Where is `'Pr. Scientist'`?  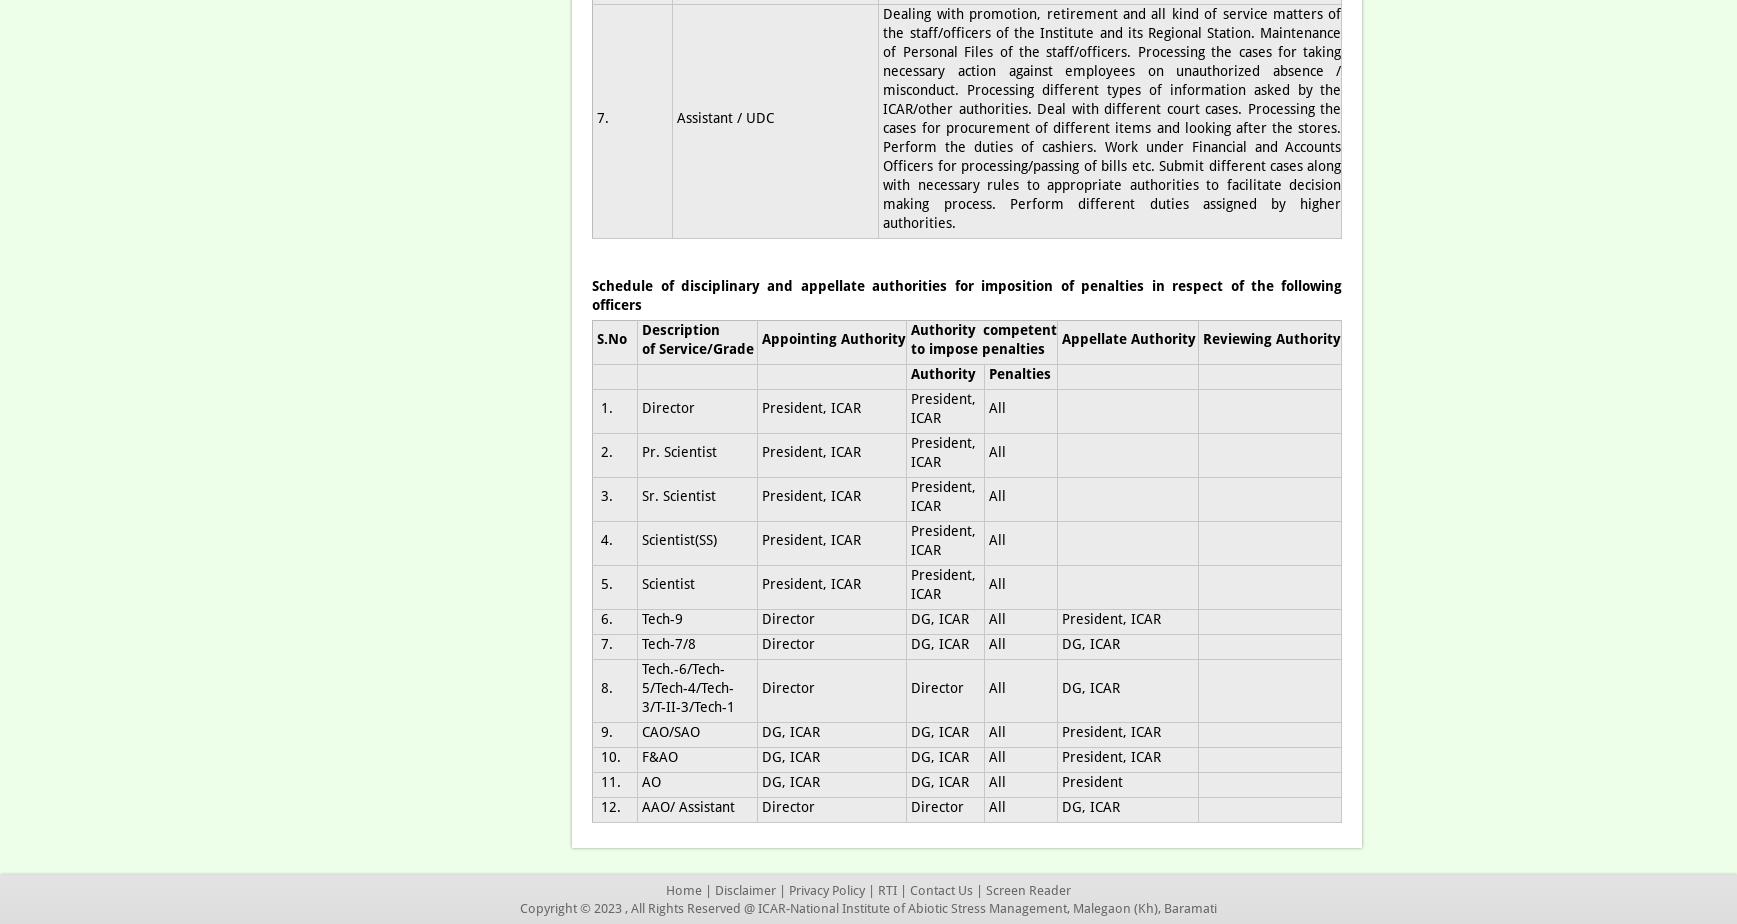
'Pr. Scientist' is located at coordinates (677, 452).